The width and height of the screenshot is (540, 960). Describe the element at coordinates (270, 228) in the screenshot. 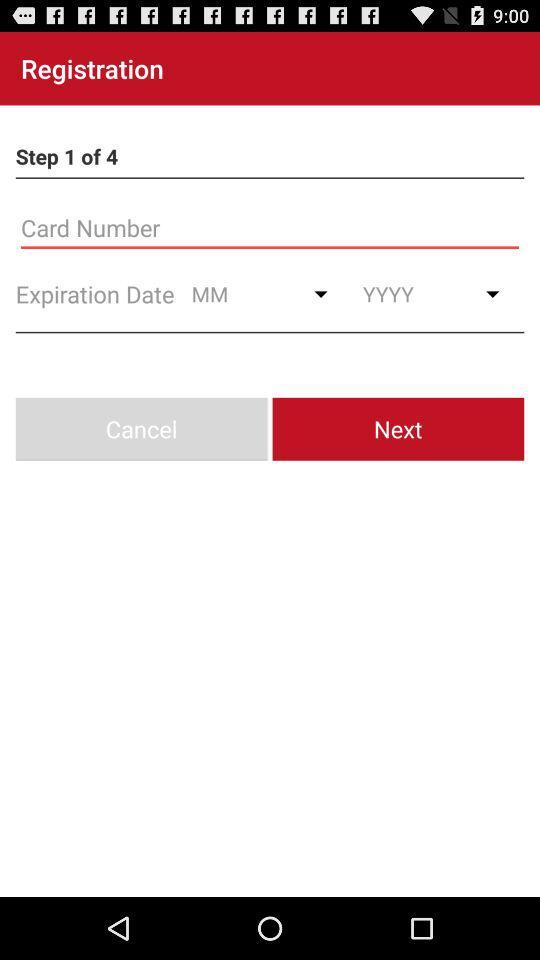

I see `card number` at that location.